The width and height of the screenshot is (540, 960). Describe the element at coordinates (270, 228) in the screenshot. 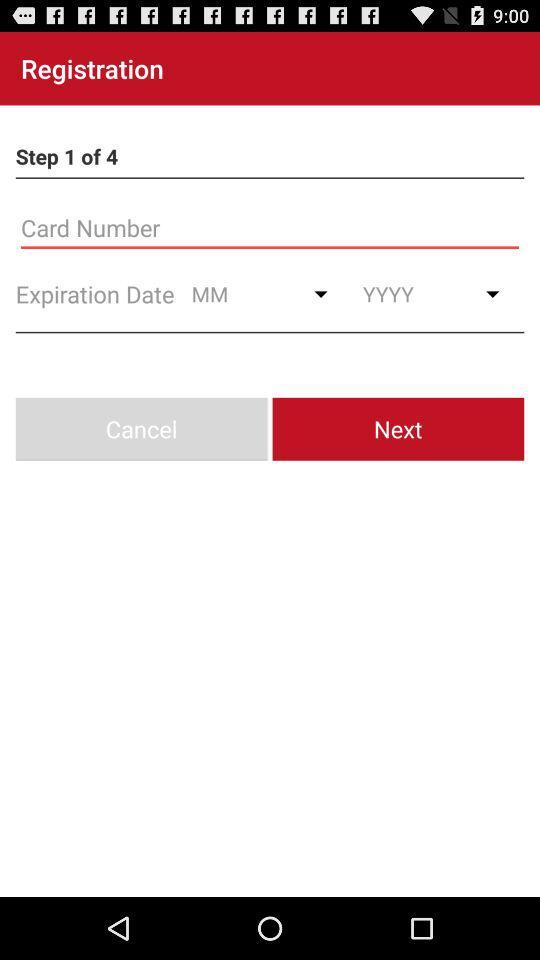

I see `card number` at that location.